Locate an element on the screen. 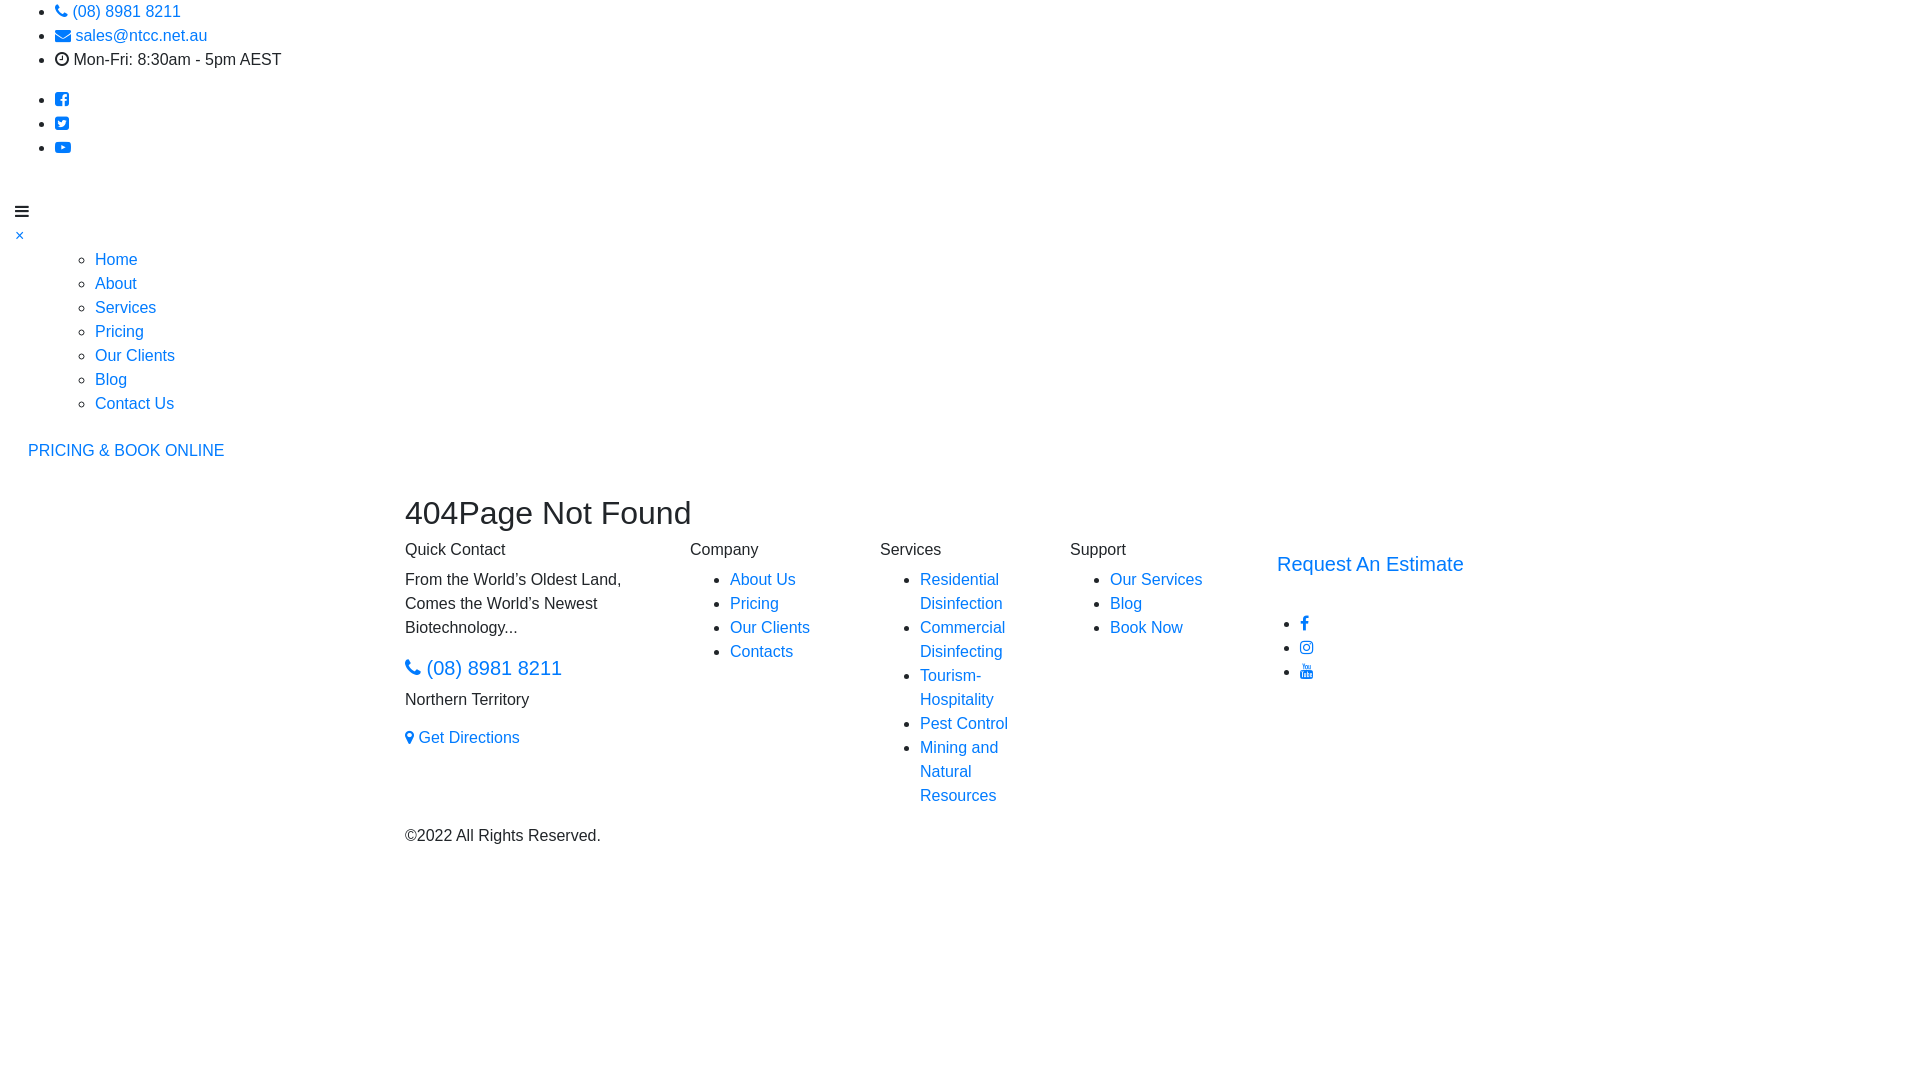 Image resolution: width=1920 pixels, height=1080 pixels. 'sales@ntcc.net.au' is located at coordinates (129, 35).